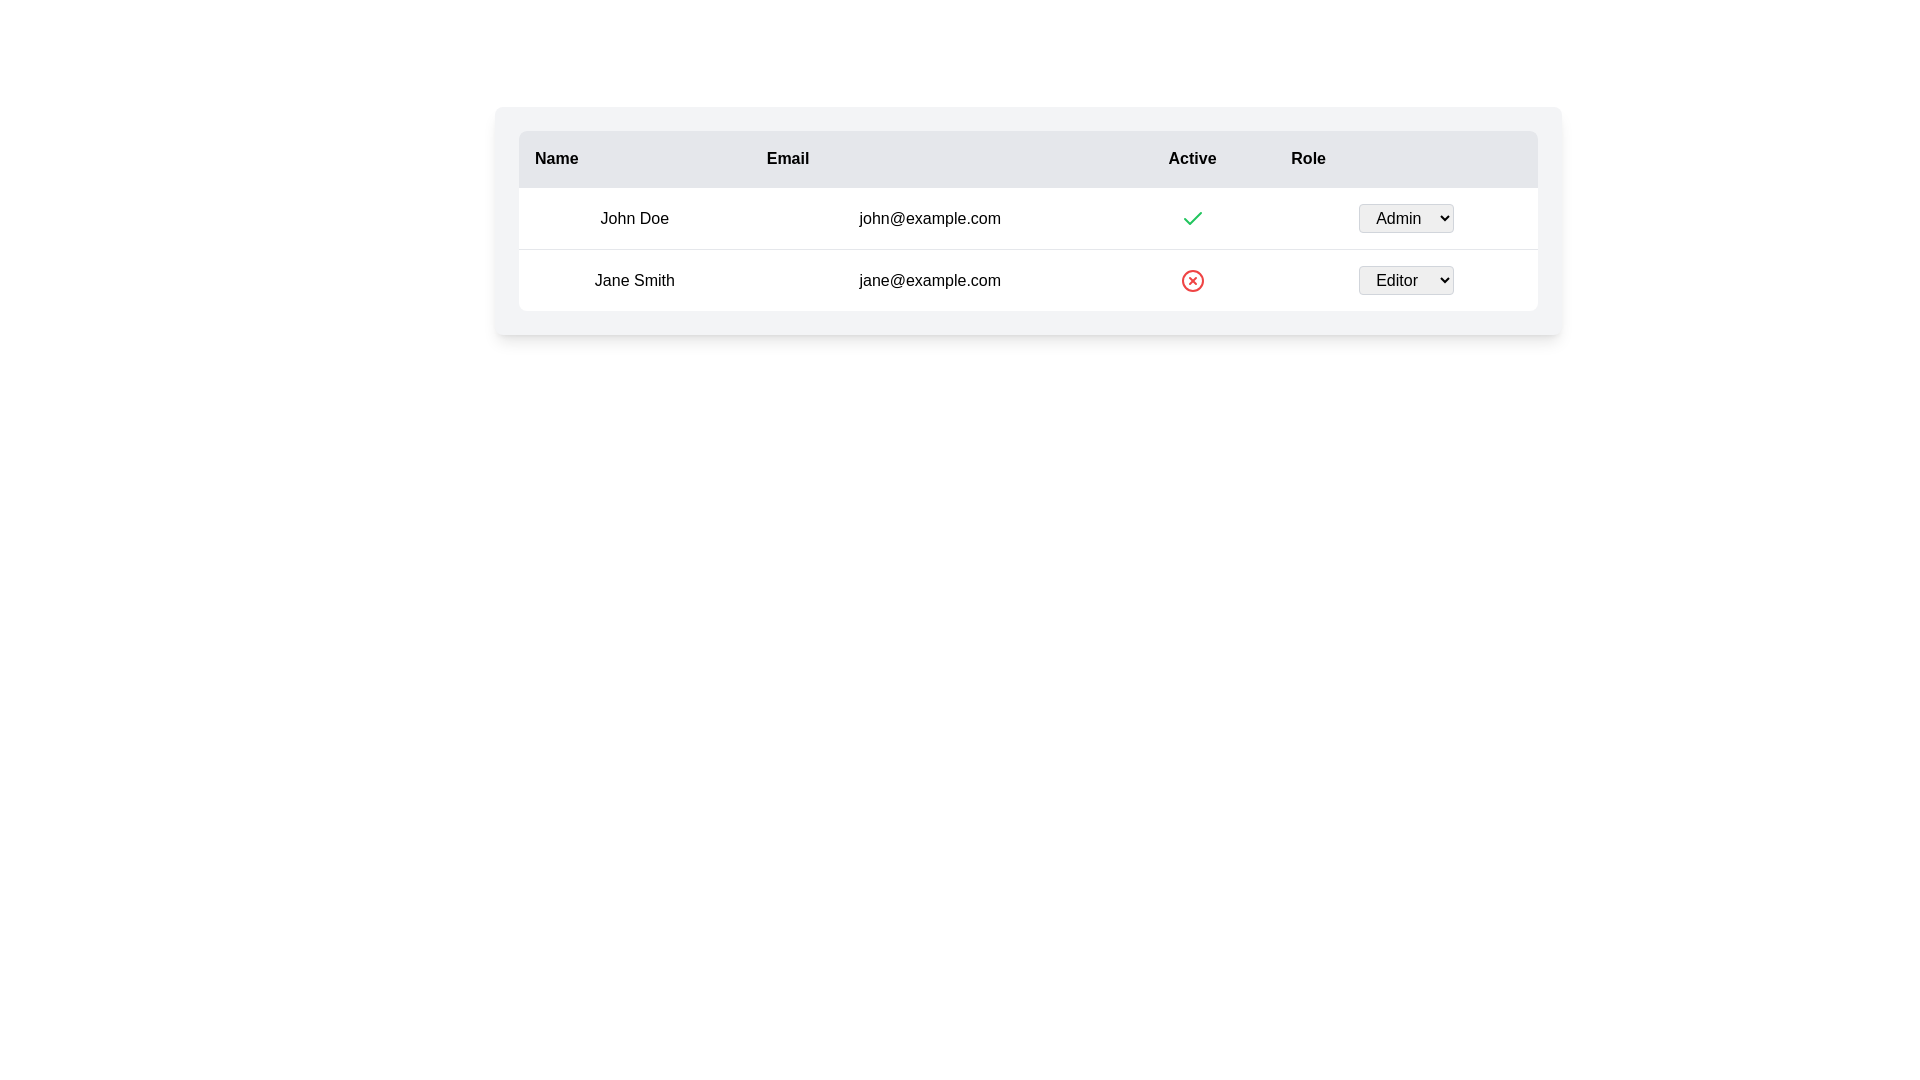  What do you see at coordinates (1192, 218) in the screenshot?
I see `the green checkmark icon located in the Active column of the first row in the user information table, adjacent to 'john@example.com'` at bounding box center [1192, 218].